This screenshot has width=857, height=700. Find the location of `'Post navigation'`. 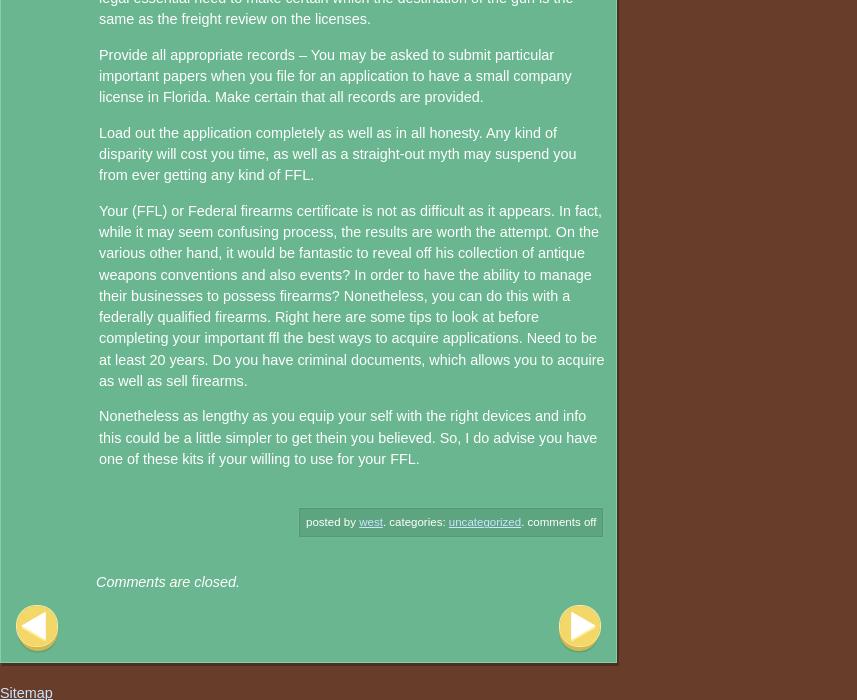

'Post navigation' is located at coordinates (57, 611).